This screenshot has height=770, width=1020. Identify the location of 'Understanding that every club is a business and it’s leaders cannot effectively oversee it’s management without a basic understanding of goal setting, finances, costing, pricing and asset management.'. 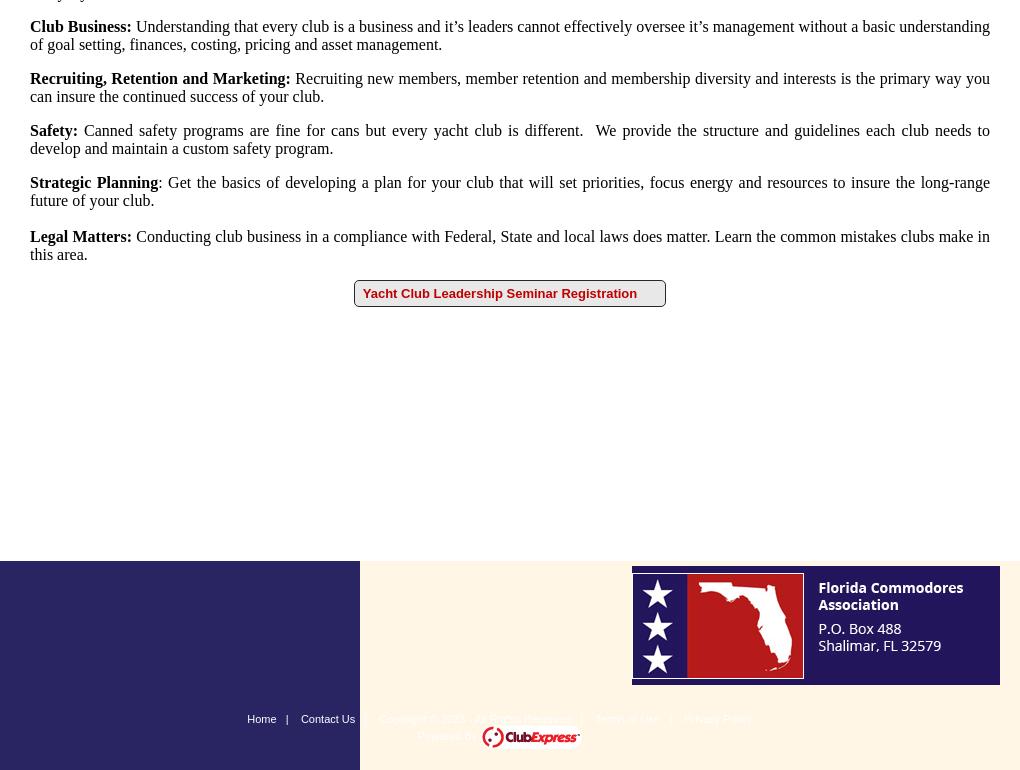
(510, 34).